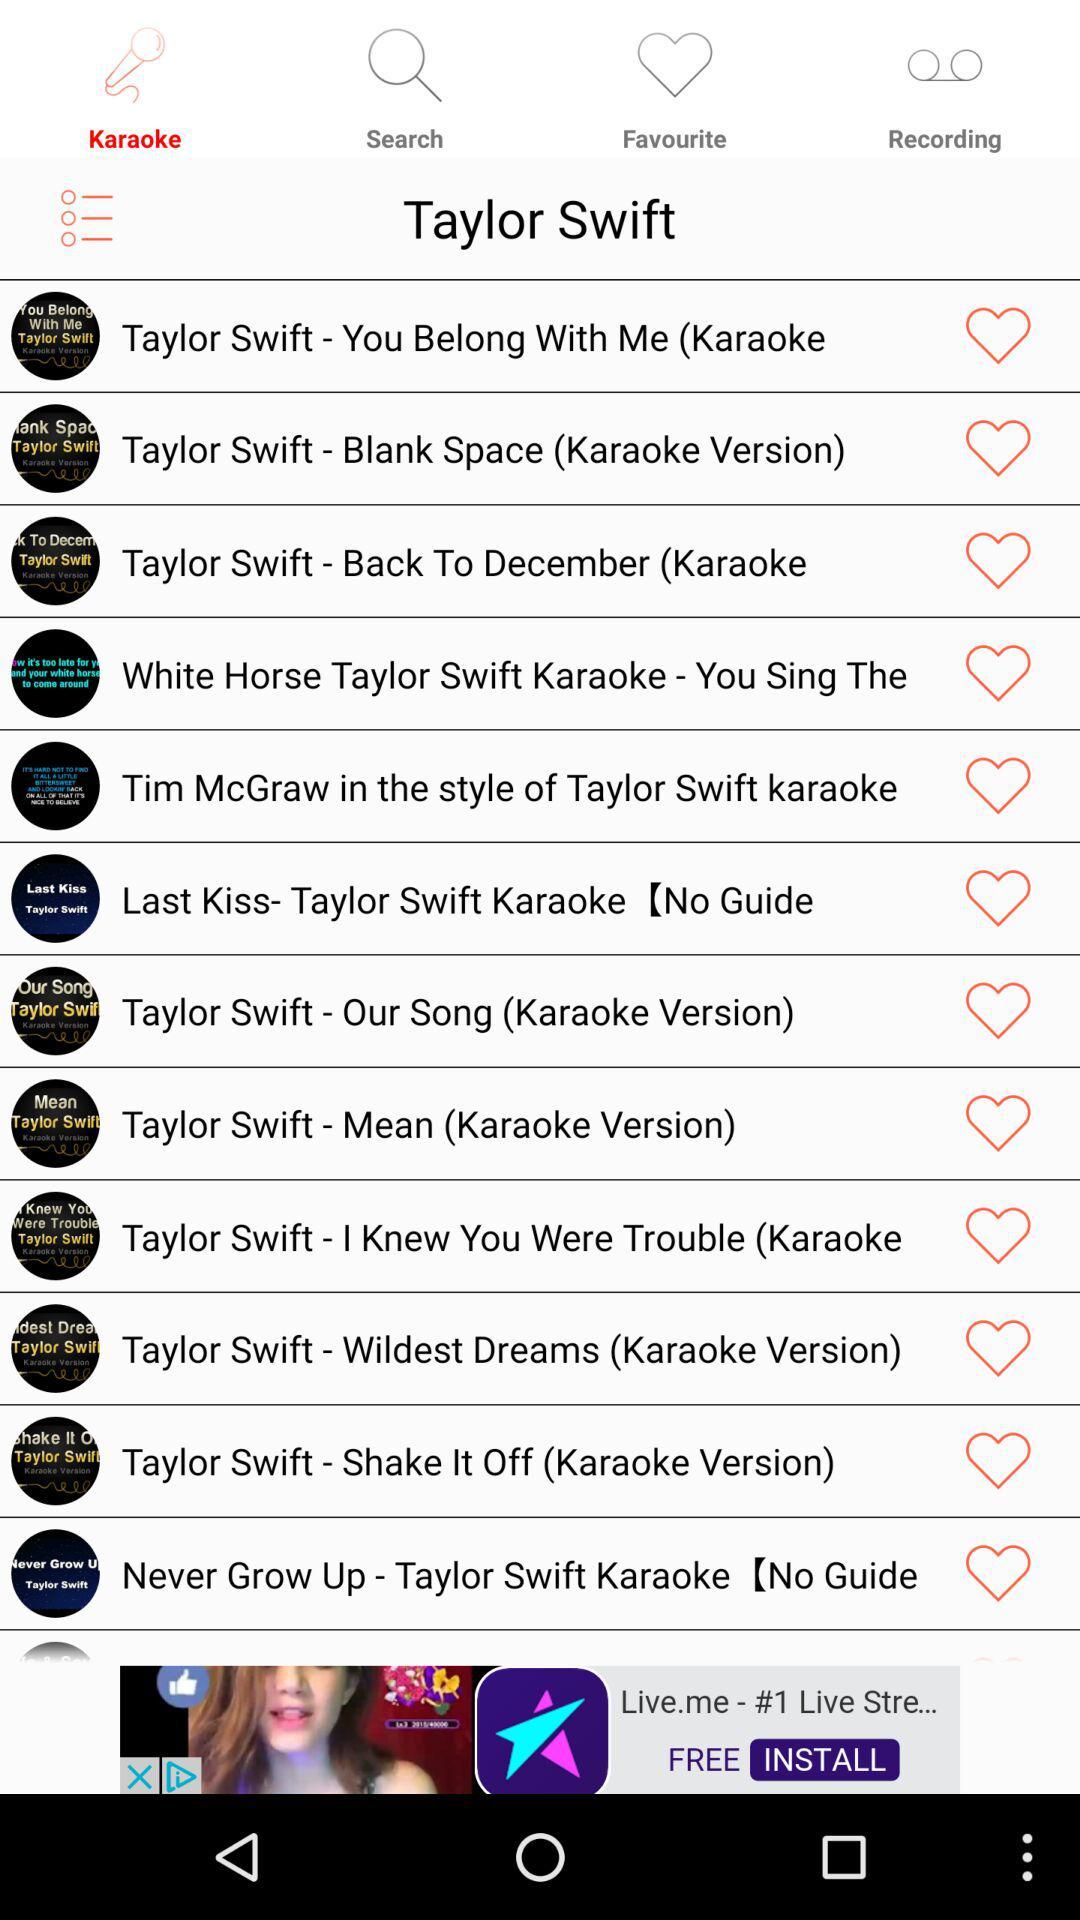 This screenshot has height=1920, width=1080. I want to click on the song, so click(998, 336).